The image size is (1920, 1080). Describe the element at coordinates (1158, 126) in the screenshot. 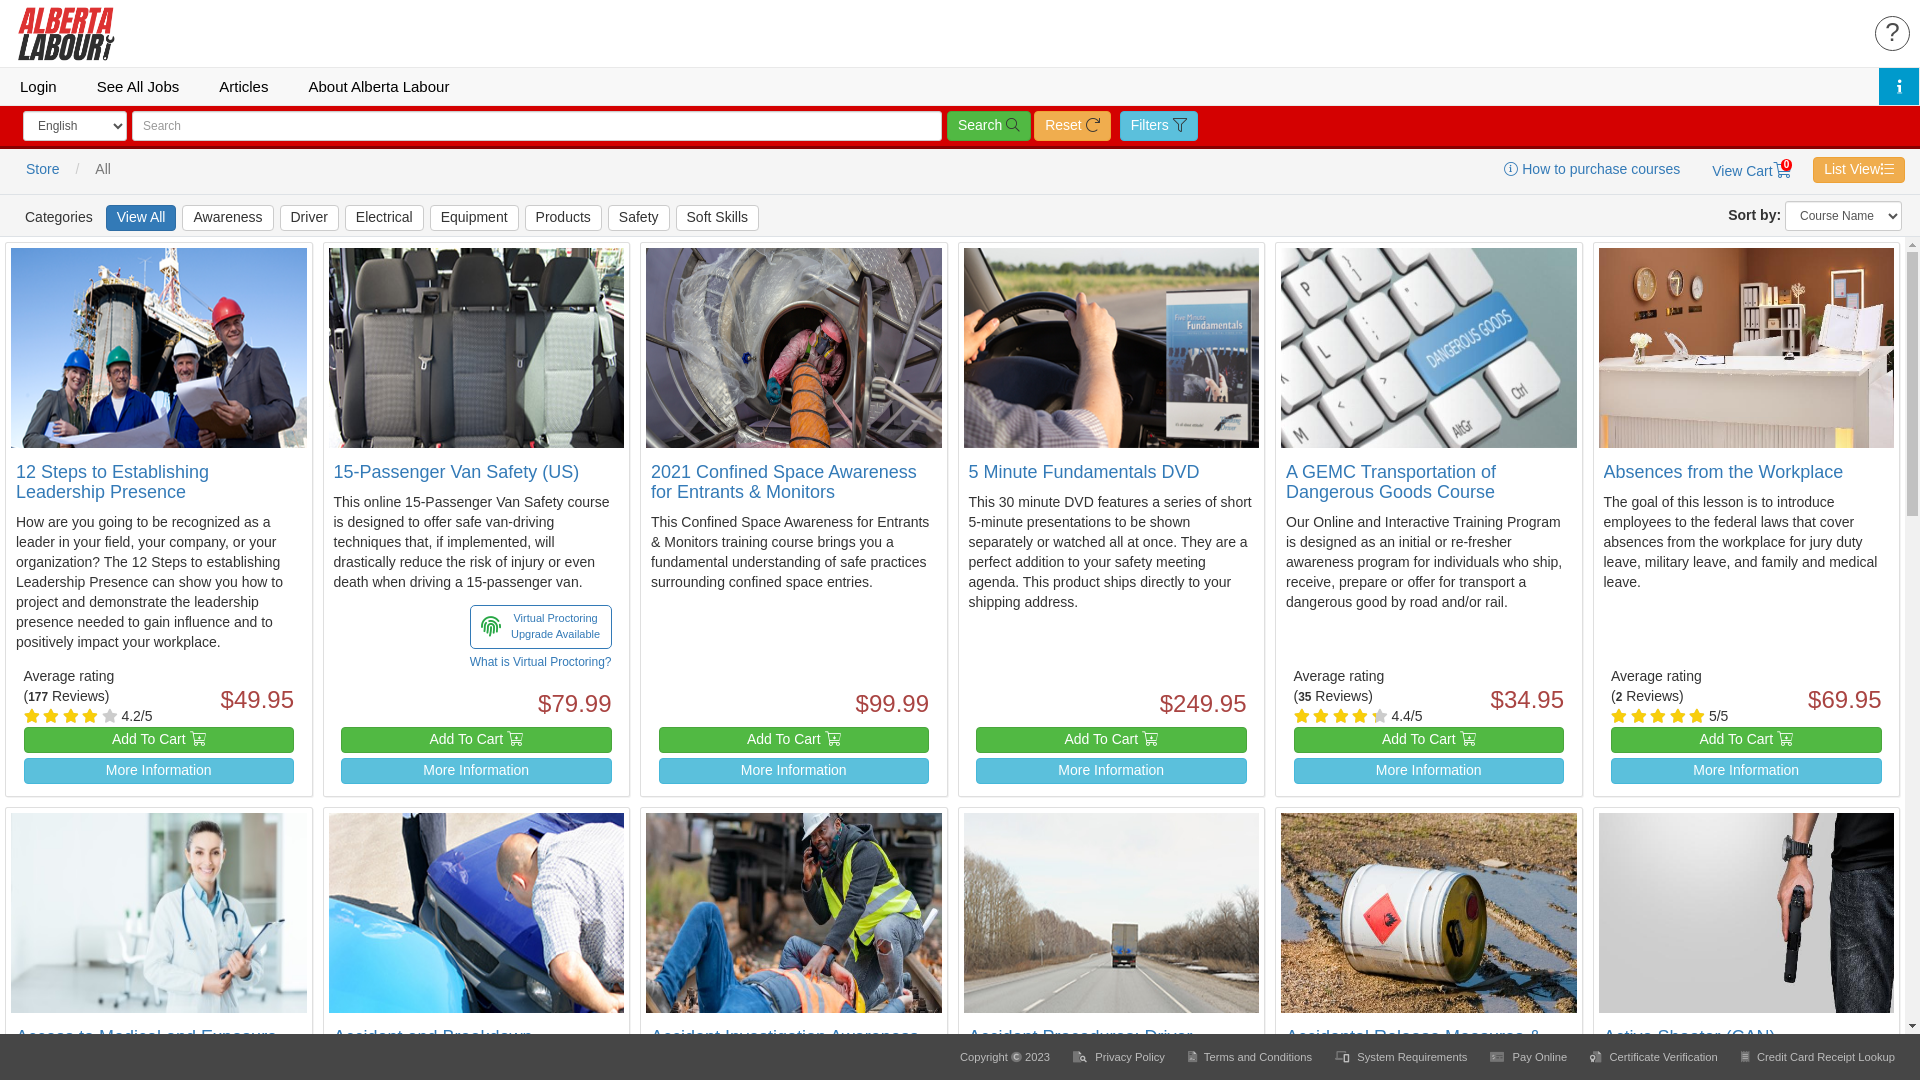

I see `'Filters'` at that location.